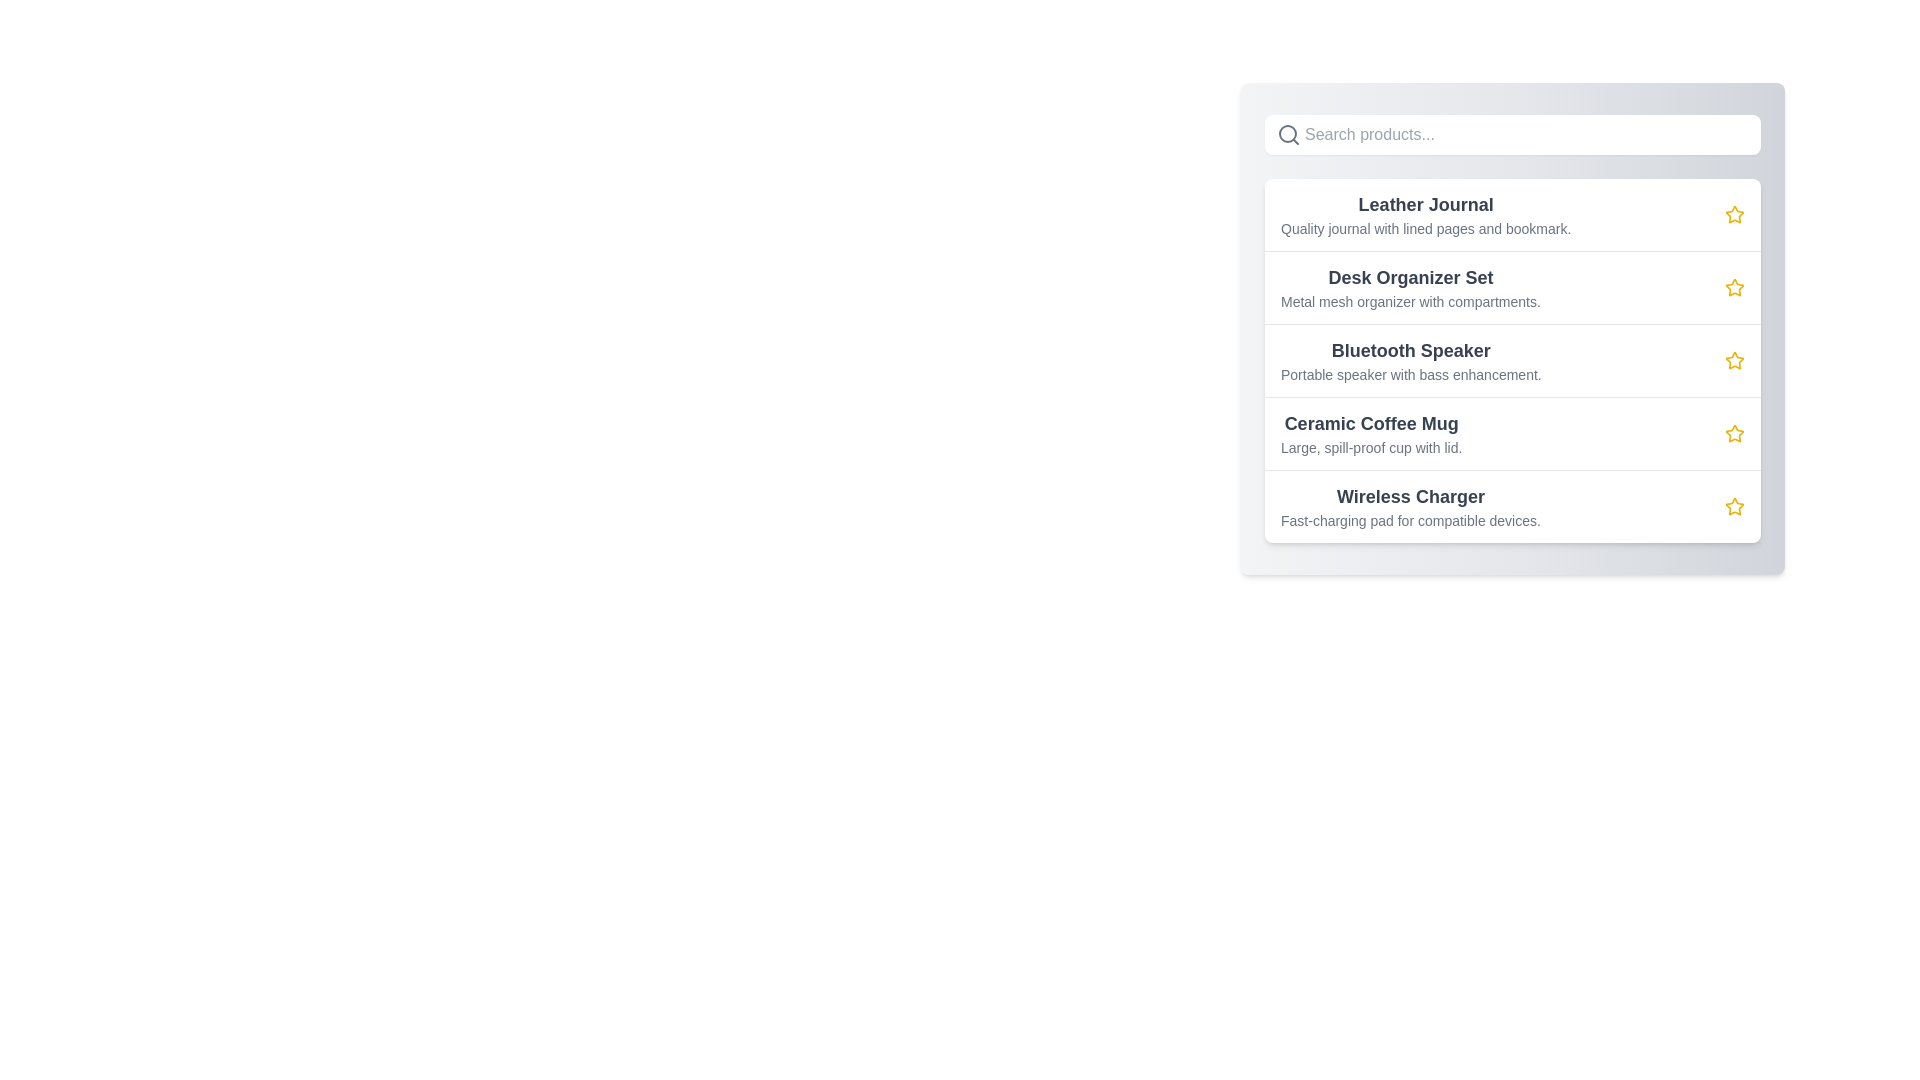 Image resolution: width=1920 pixels, height=1080 pixels. Describe the element at coordinates (1733, 288) in the screenshot. I see `the star icon indicating the rating or favorite state for the 'Desk Organizer Set', located on the far right of its row` at that location.